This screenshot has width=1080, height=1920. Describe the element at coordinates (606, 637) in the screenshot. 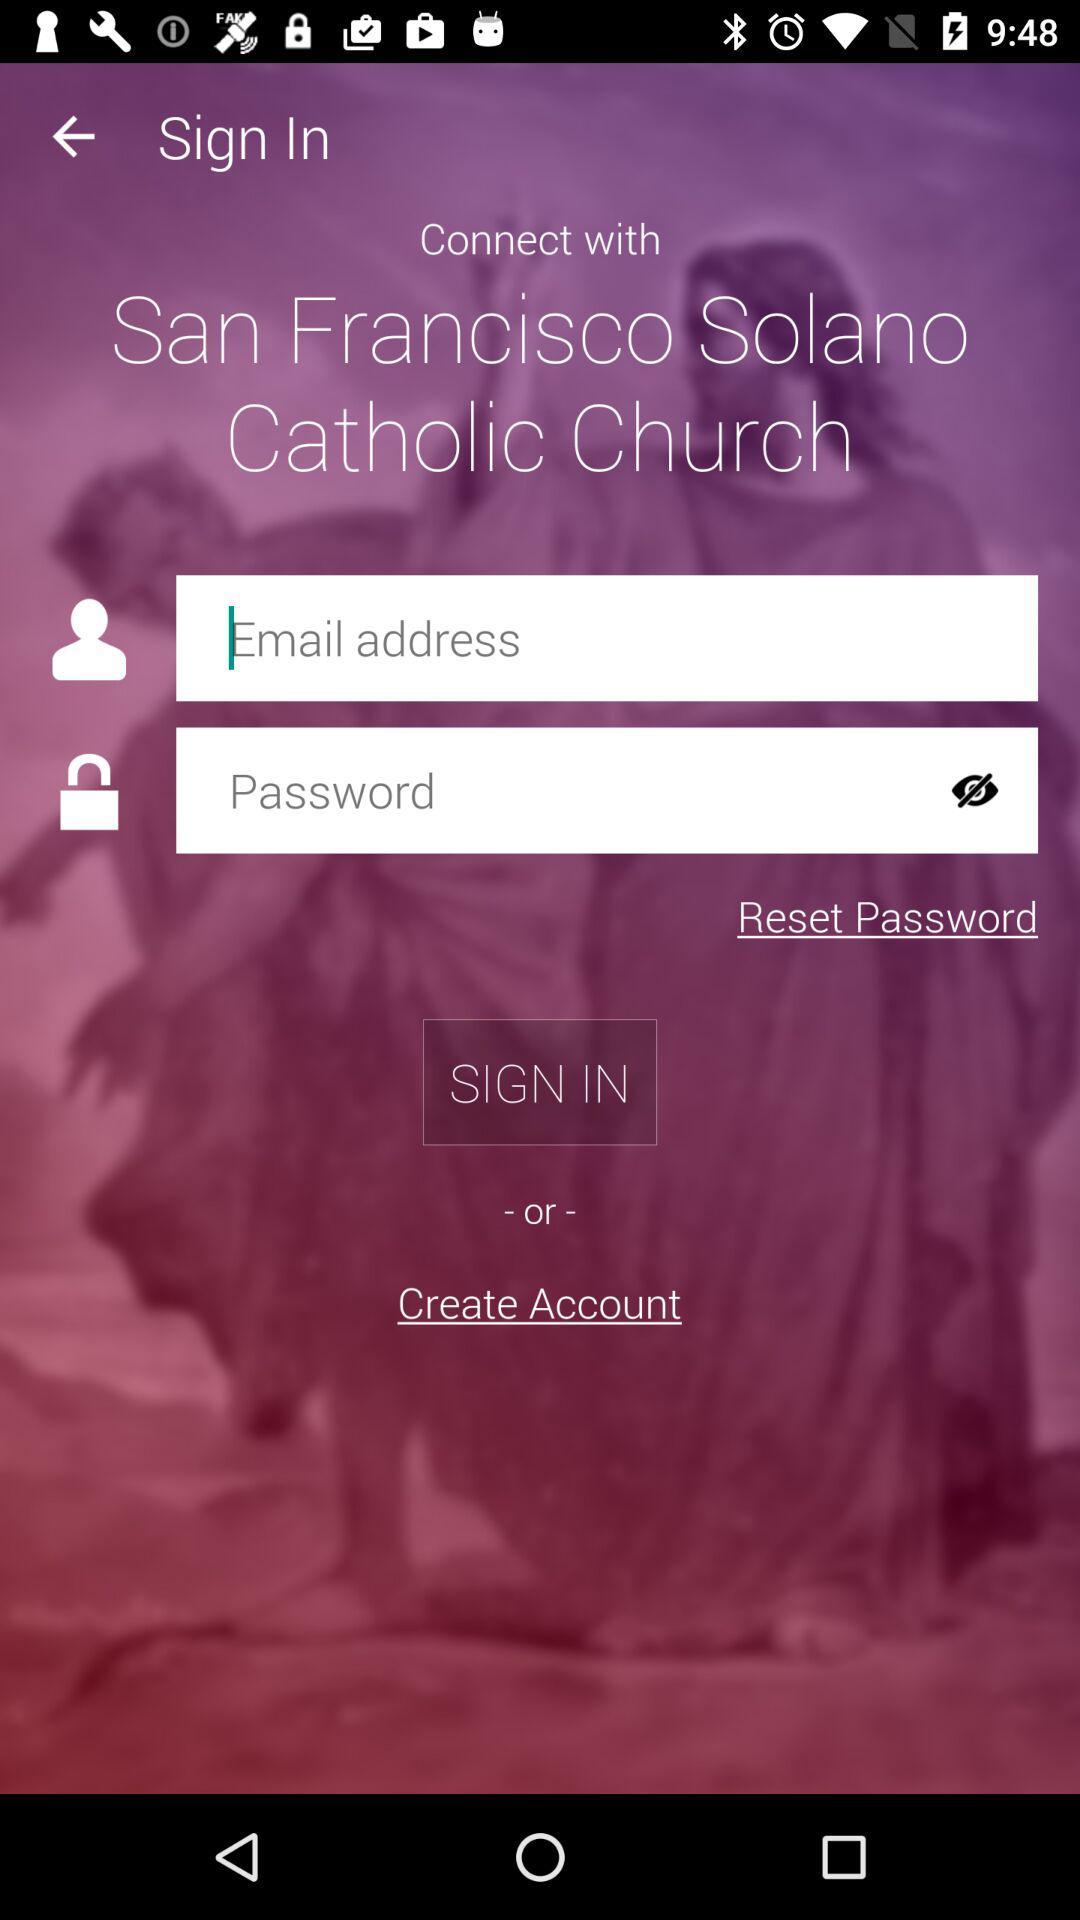

I see `tis feild is used to enter your email address` at that location.